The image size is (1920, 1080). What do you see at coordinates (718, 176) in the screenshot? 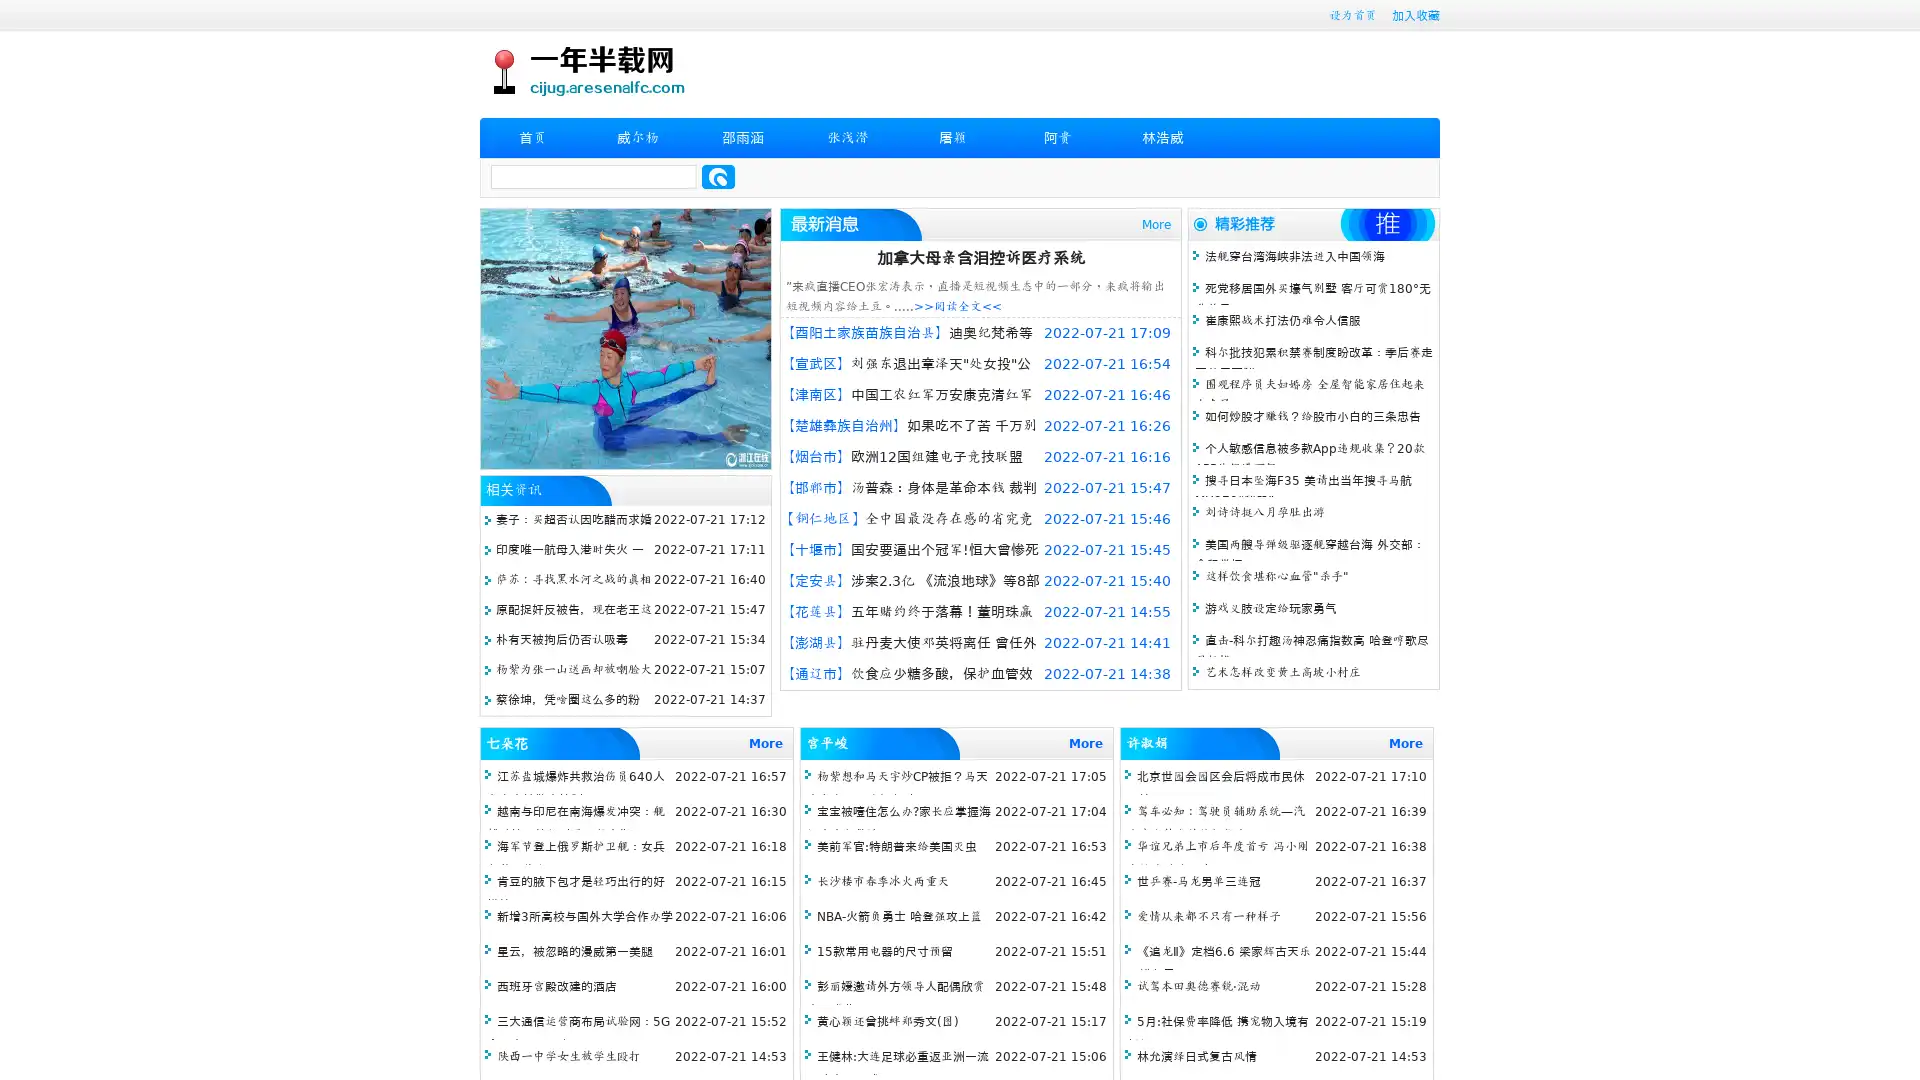
I see `Search` at bounding box center [718, 176].